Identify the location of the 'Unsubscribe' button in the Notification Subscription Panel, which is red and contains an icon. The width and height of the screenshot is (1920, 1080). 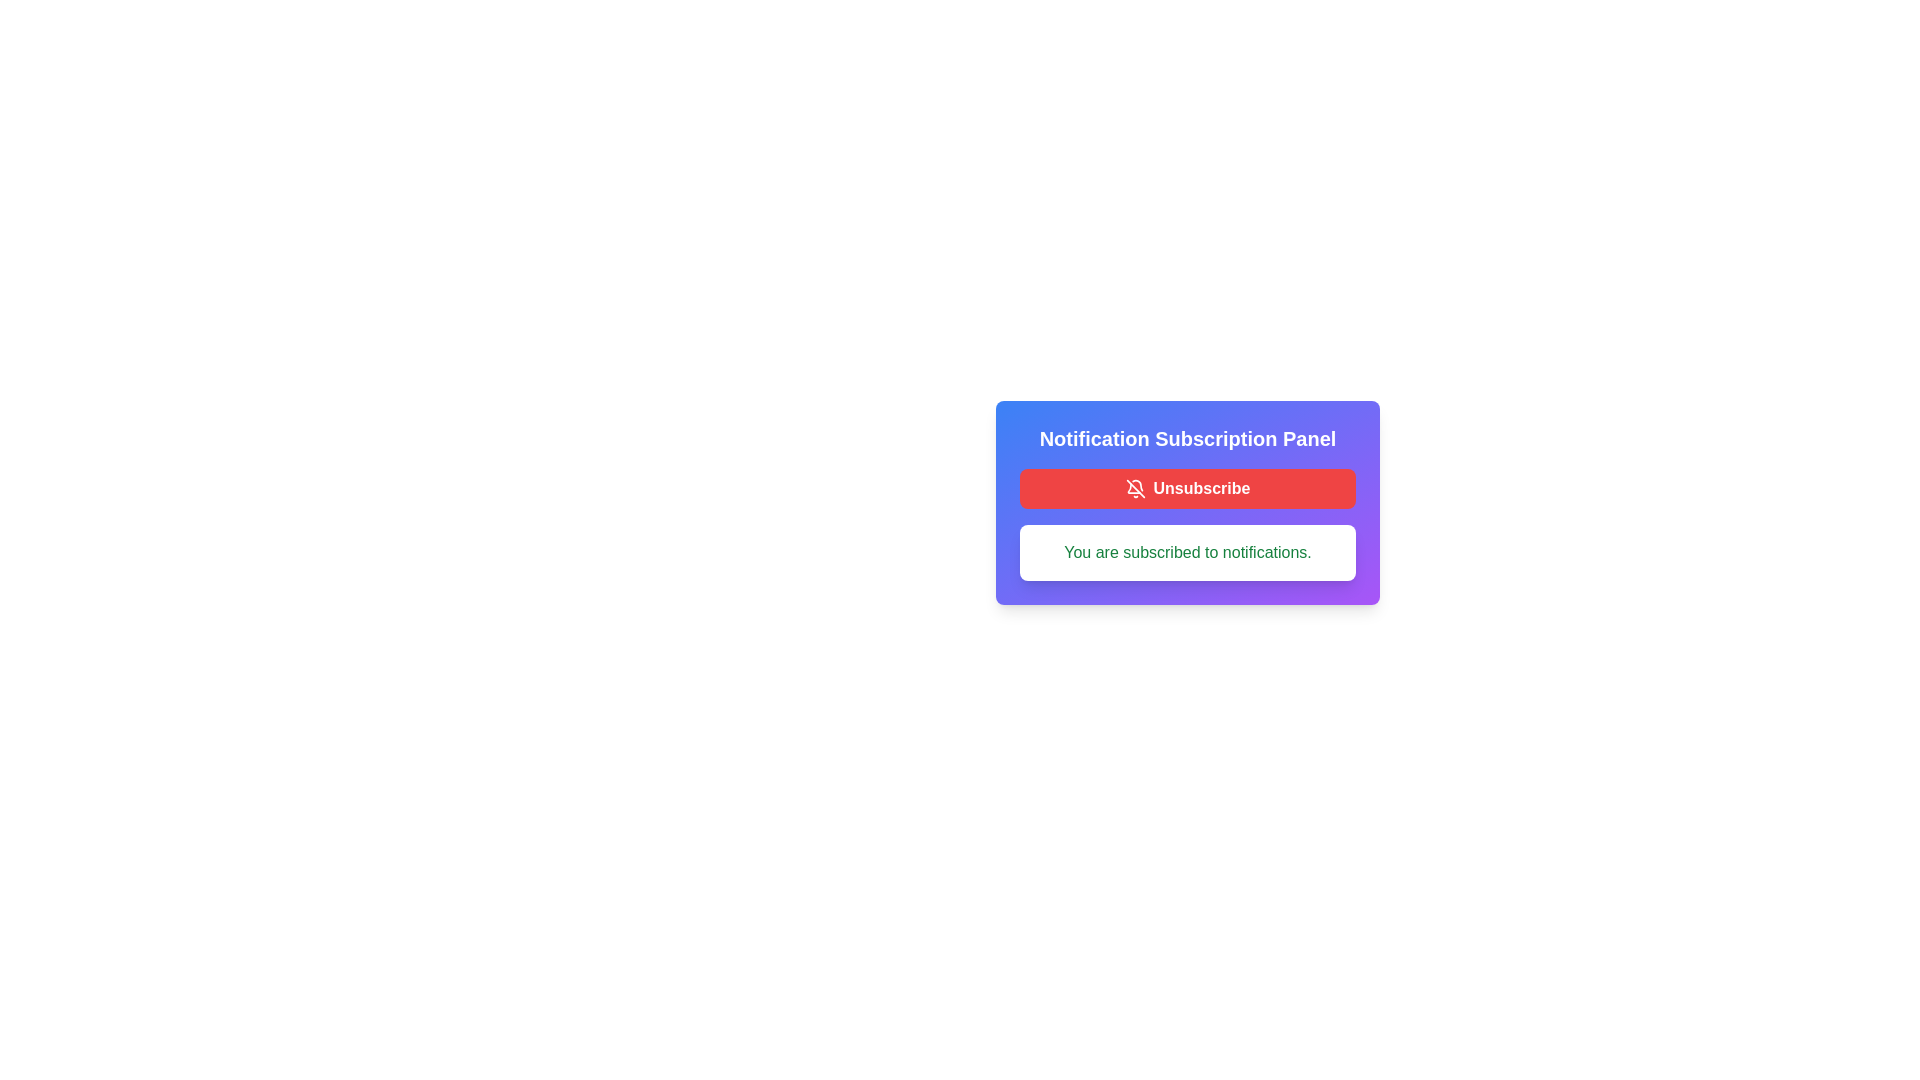
(1188, 501).